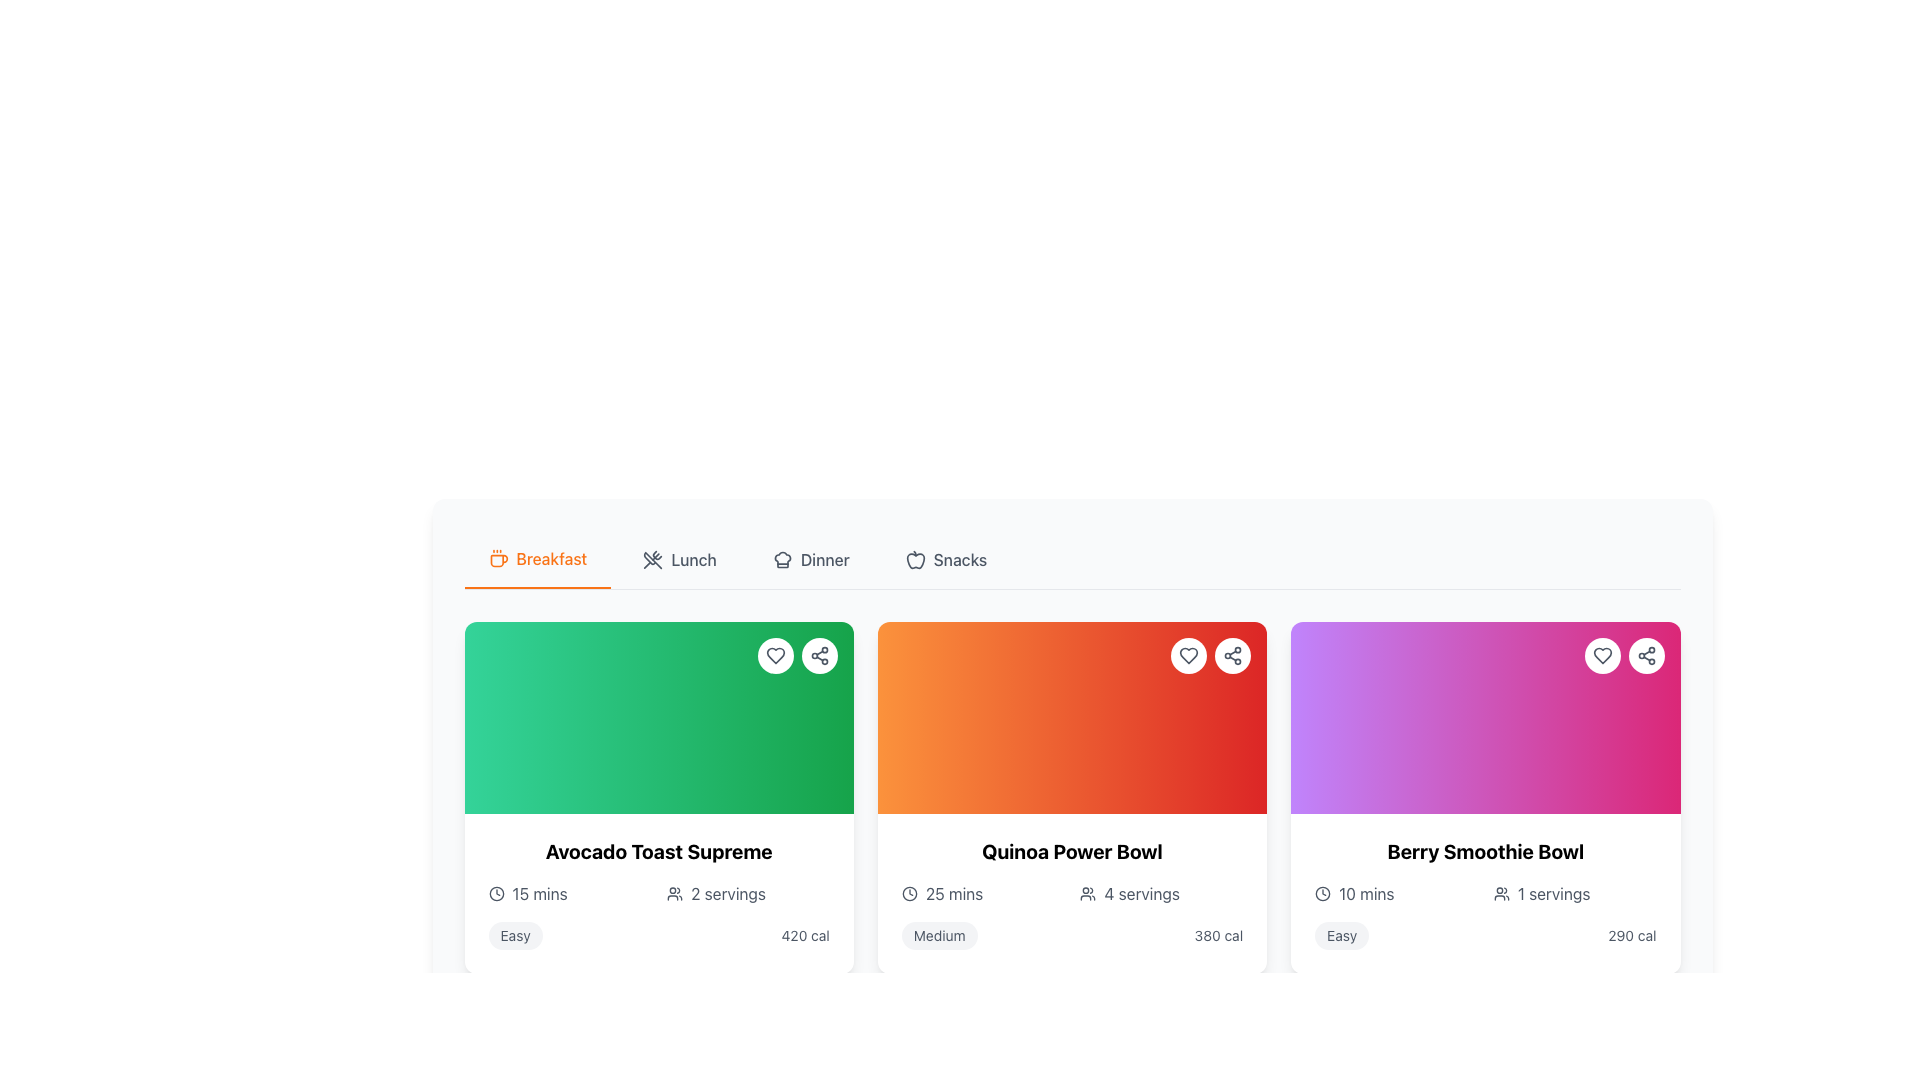 The image size is (1920, 1080). Describe the element at coordinates (1142, 893) in the screenshot. I see `information from the text label that reads '4 servings', which is styled in gray font on a white background and located in the middle card of three horizontal cards, positioned to the right of a user icon and below the title 'Quinoa Power Bowl'` at that location.